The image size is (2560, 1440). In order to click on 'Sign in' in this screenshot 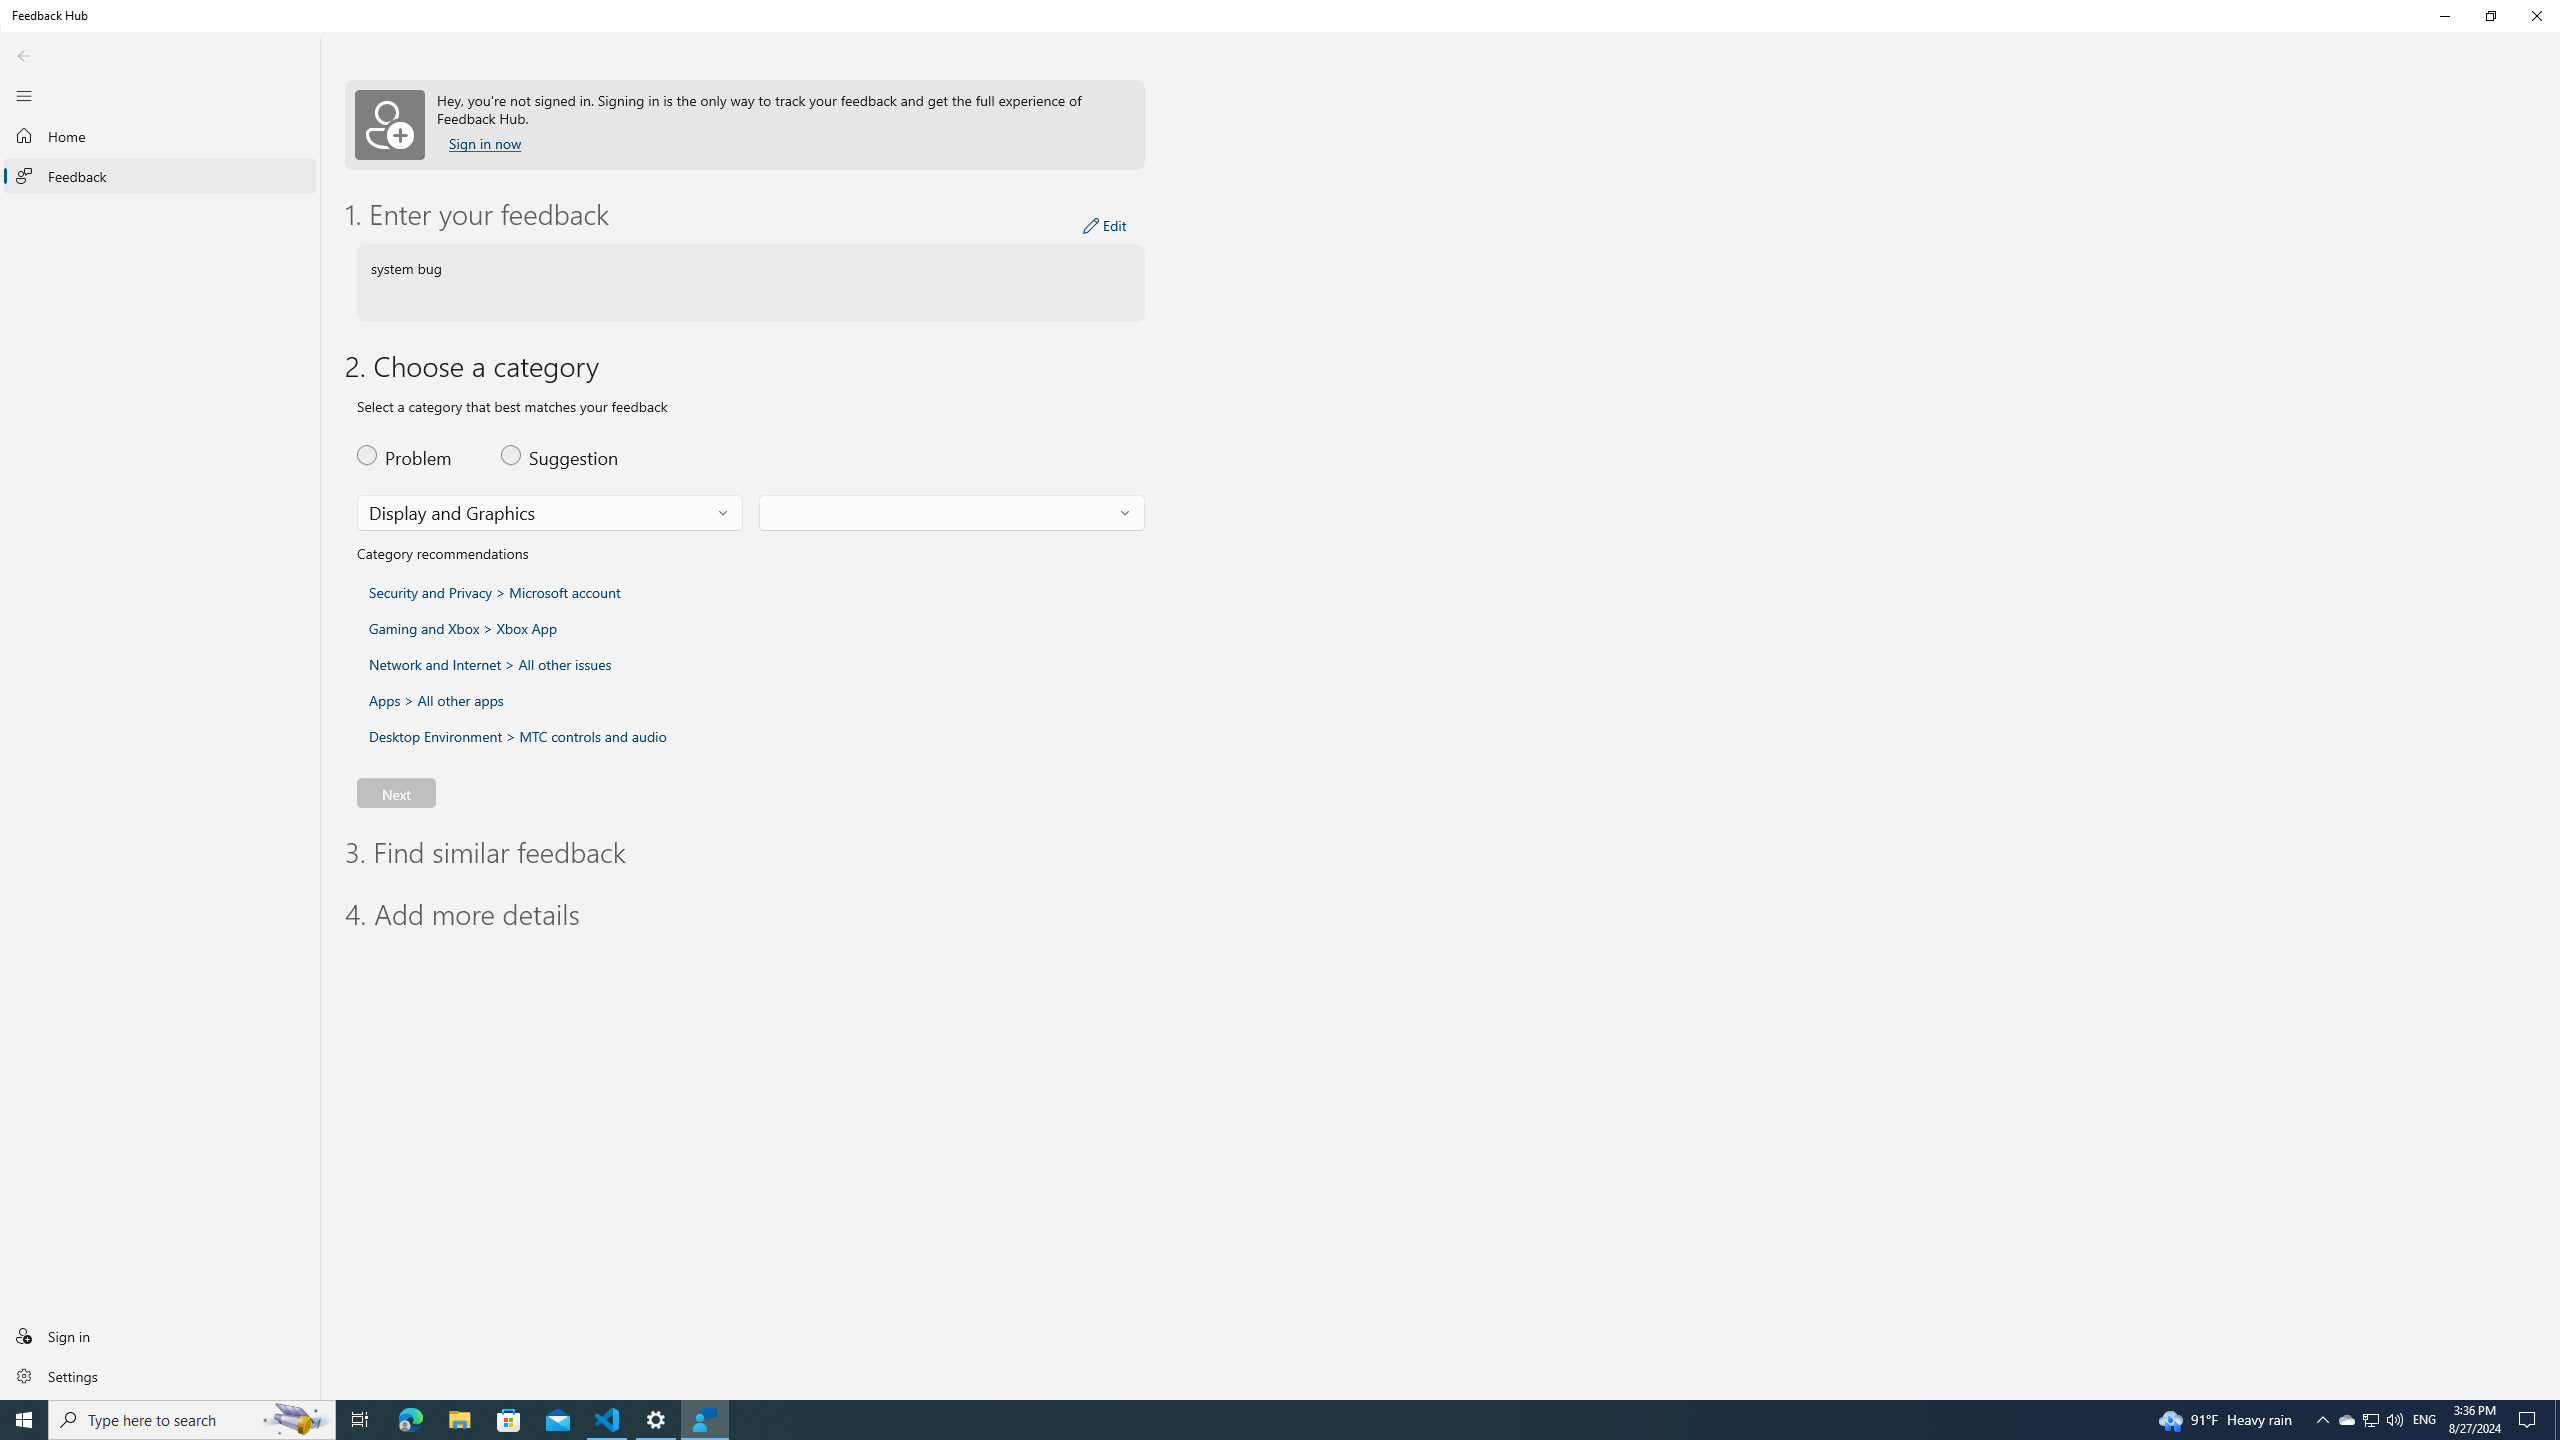, I will do `click(159, 1334)`.